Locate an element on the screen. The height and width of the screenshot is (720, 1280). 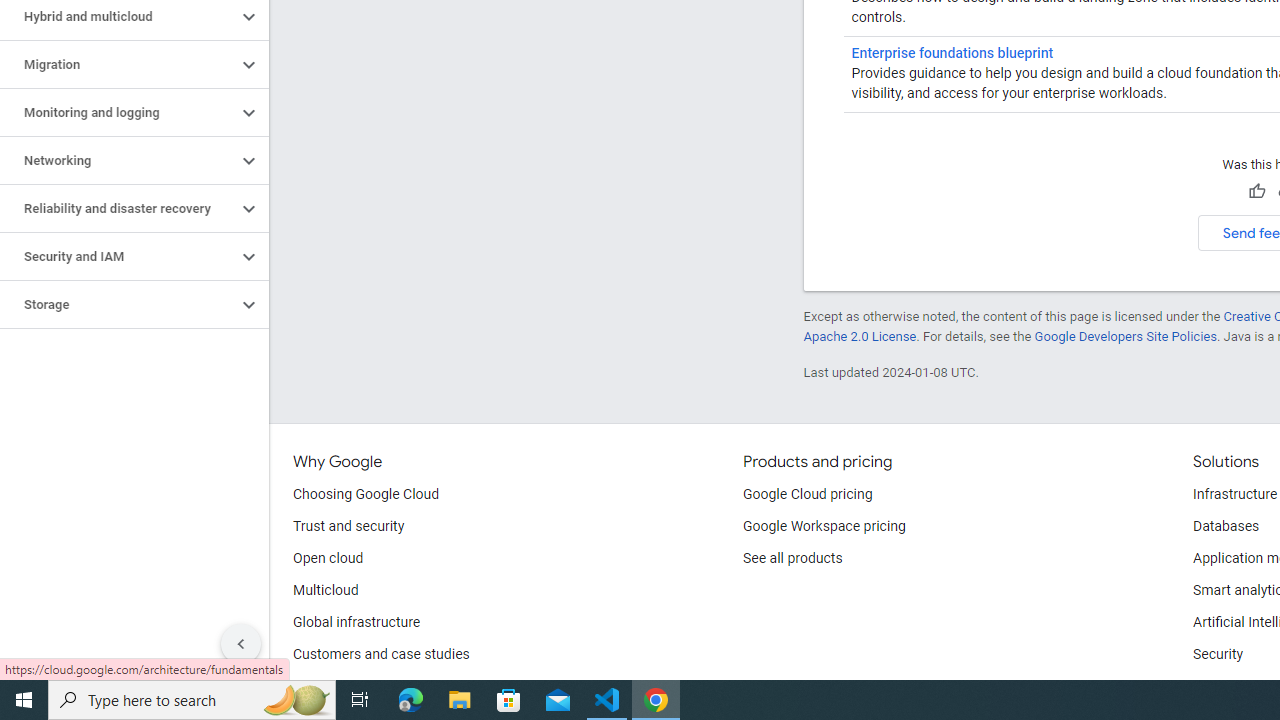
'Security' is located at coordinates (1217, 655).